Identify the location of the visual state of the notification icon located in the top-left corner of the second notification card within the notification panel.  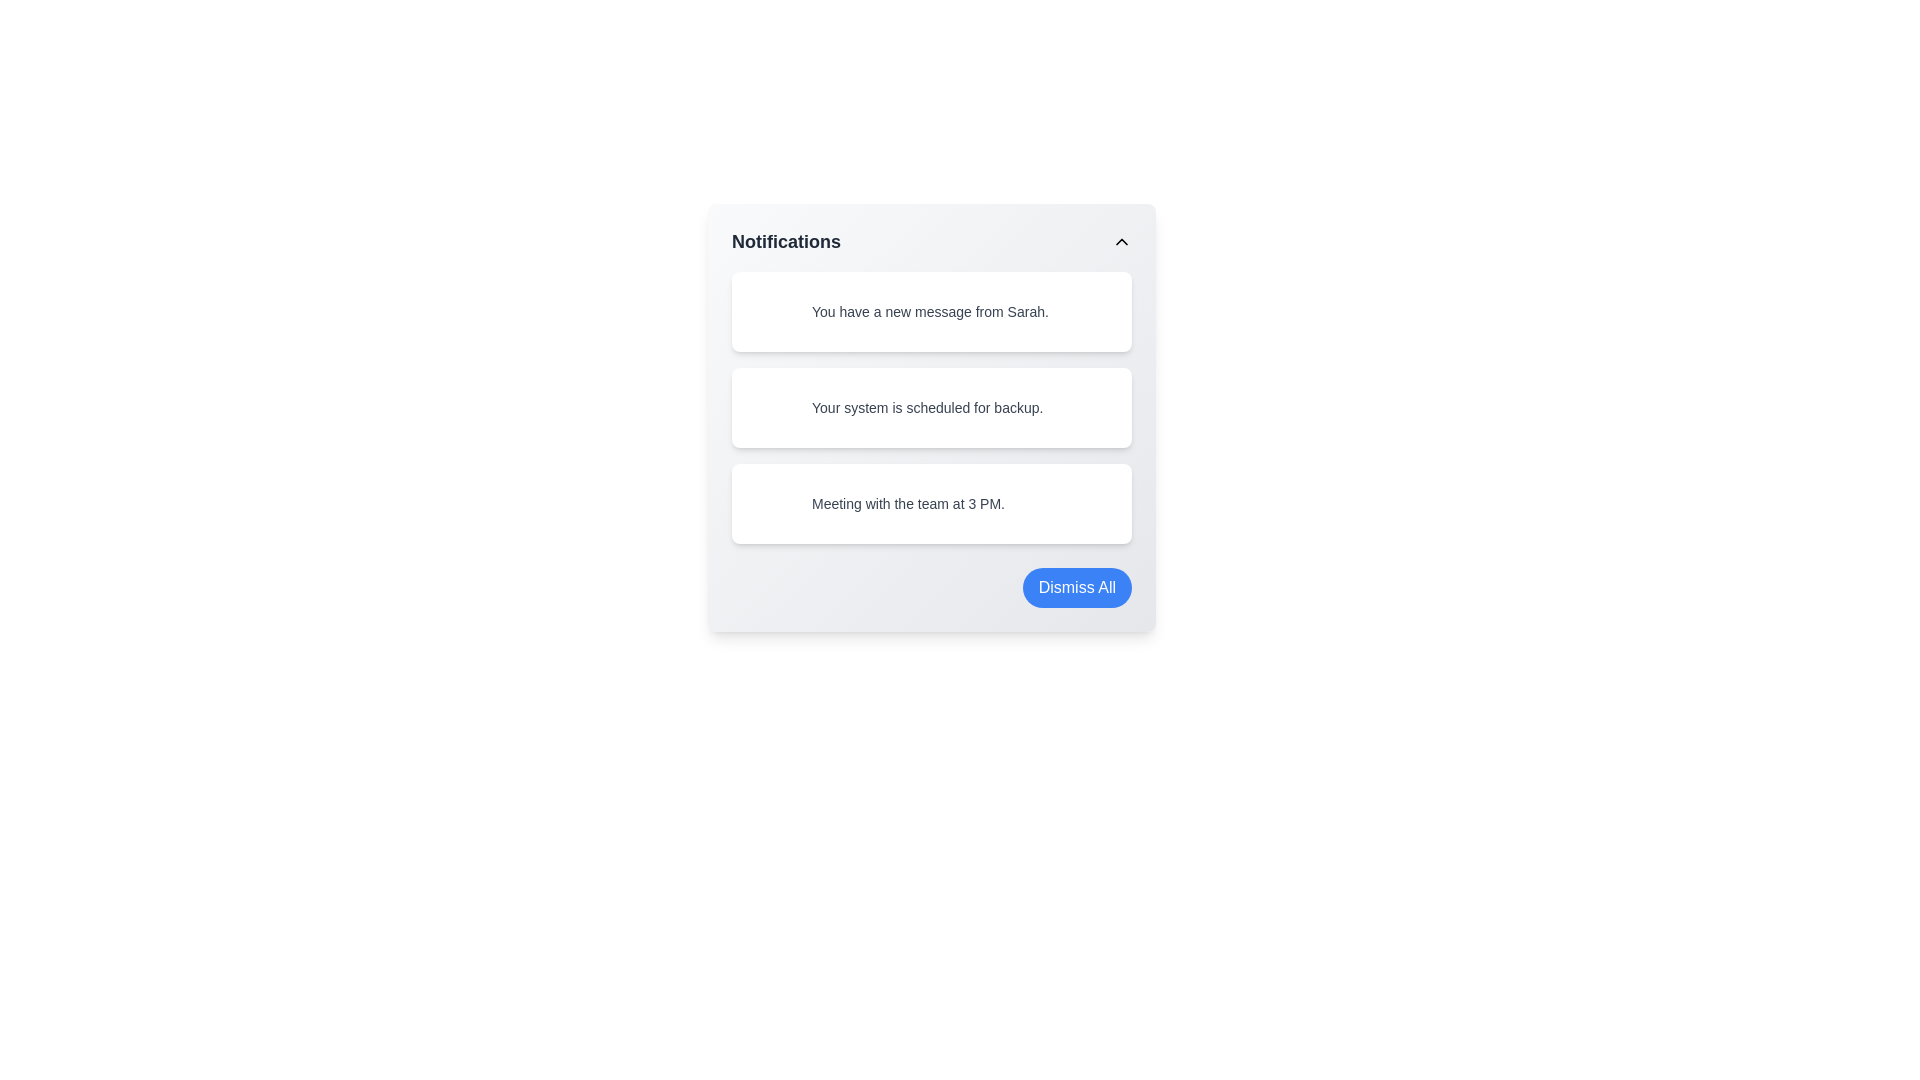
(771, 407).